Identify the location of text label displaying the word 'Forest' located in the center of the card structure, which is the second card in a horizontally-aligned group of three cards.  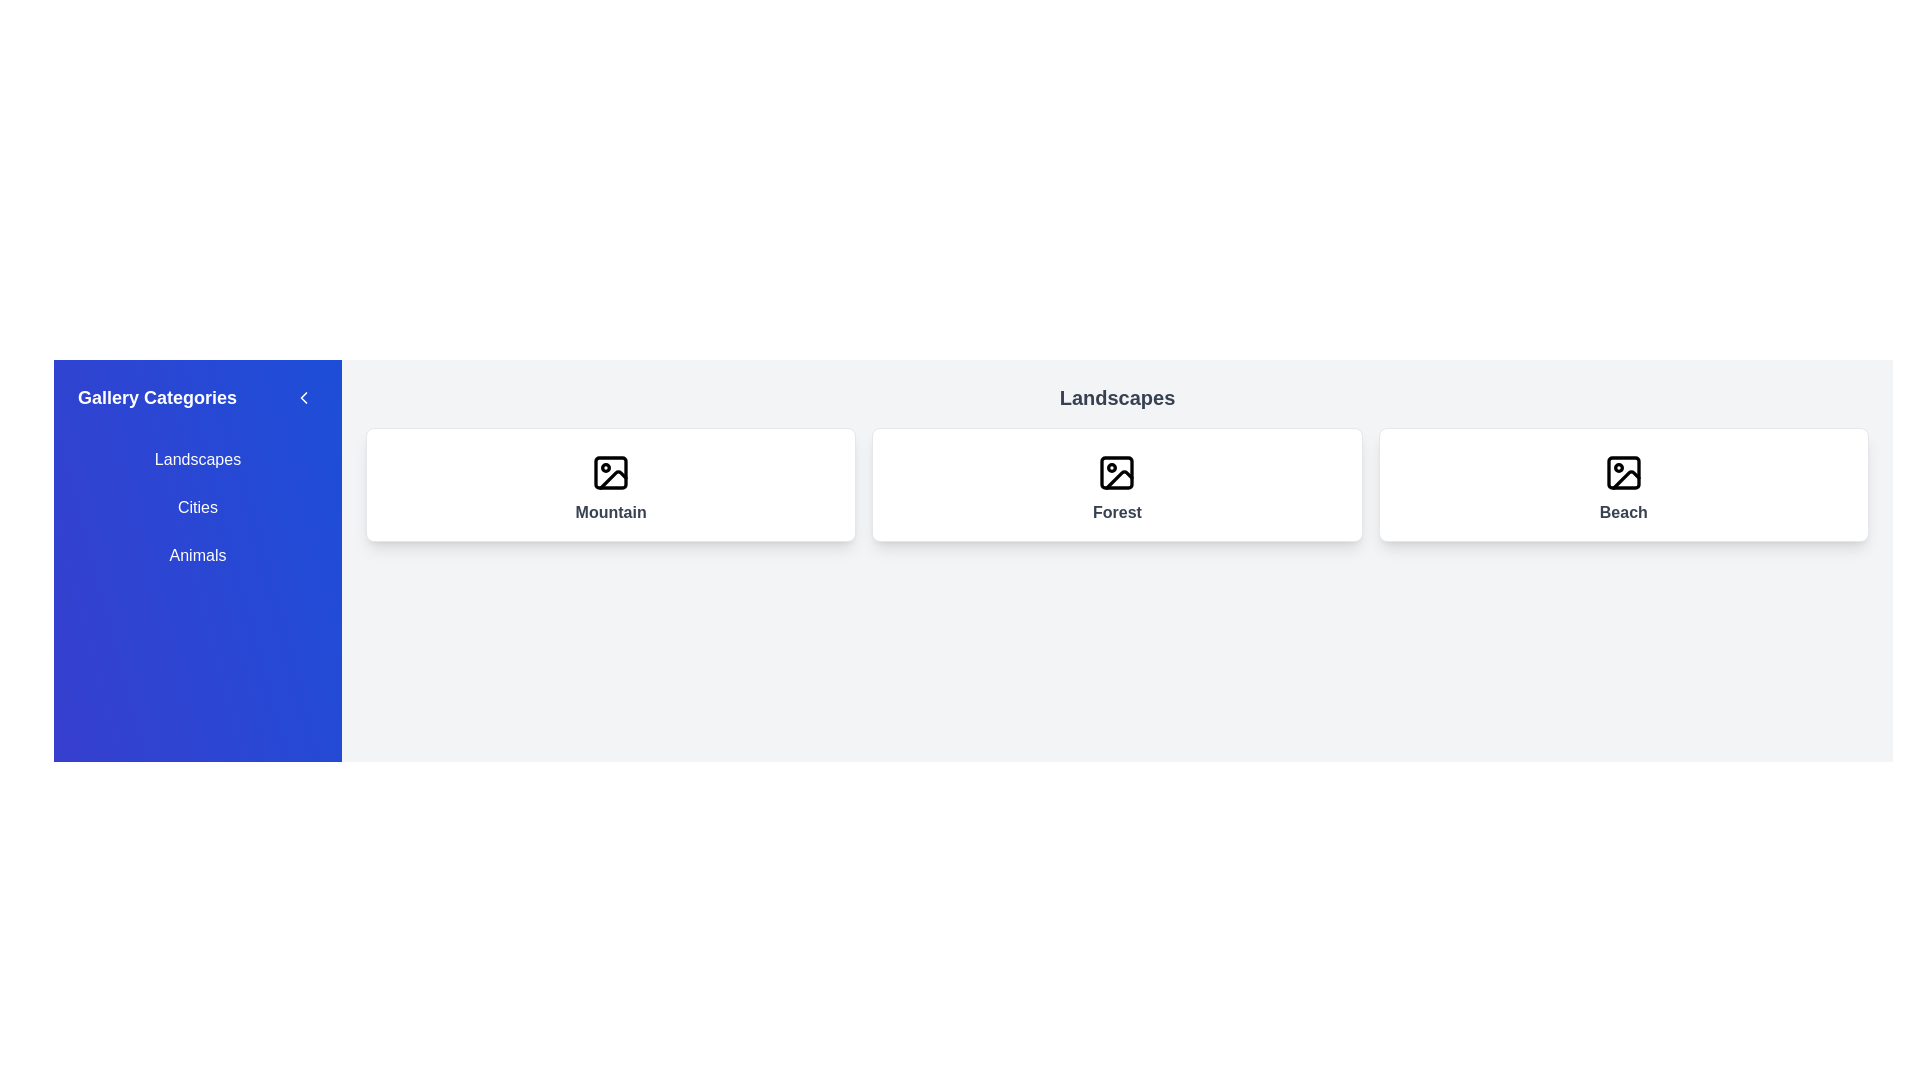
(1116, 512).